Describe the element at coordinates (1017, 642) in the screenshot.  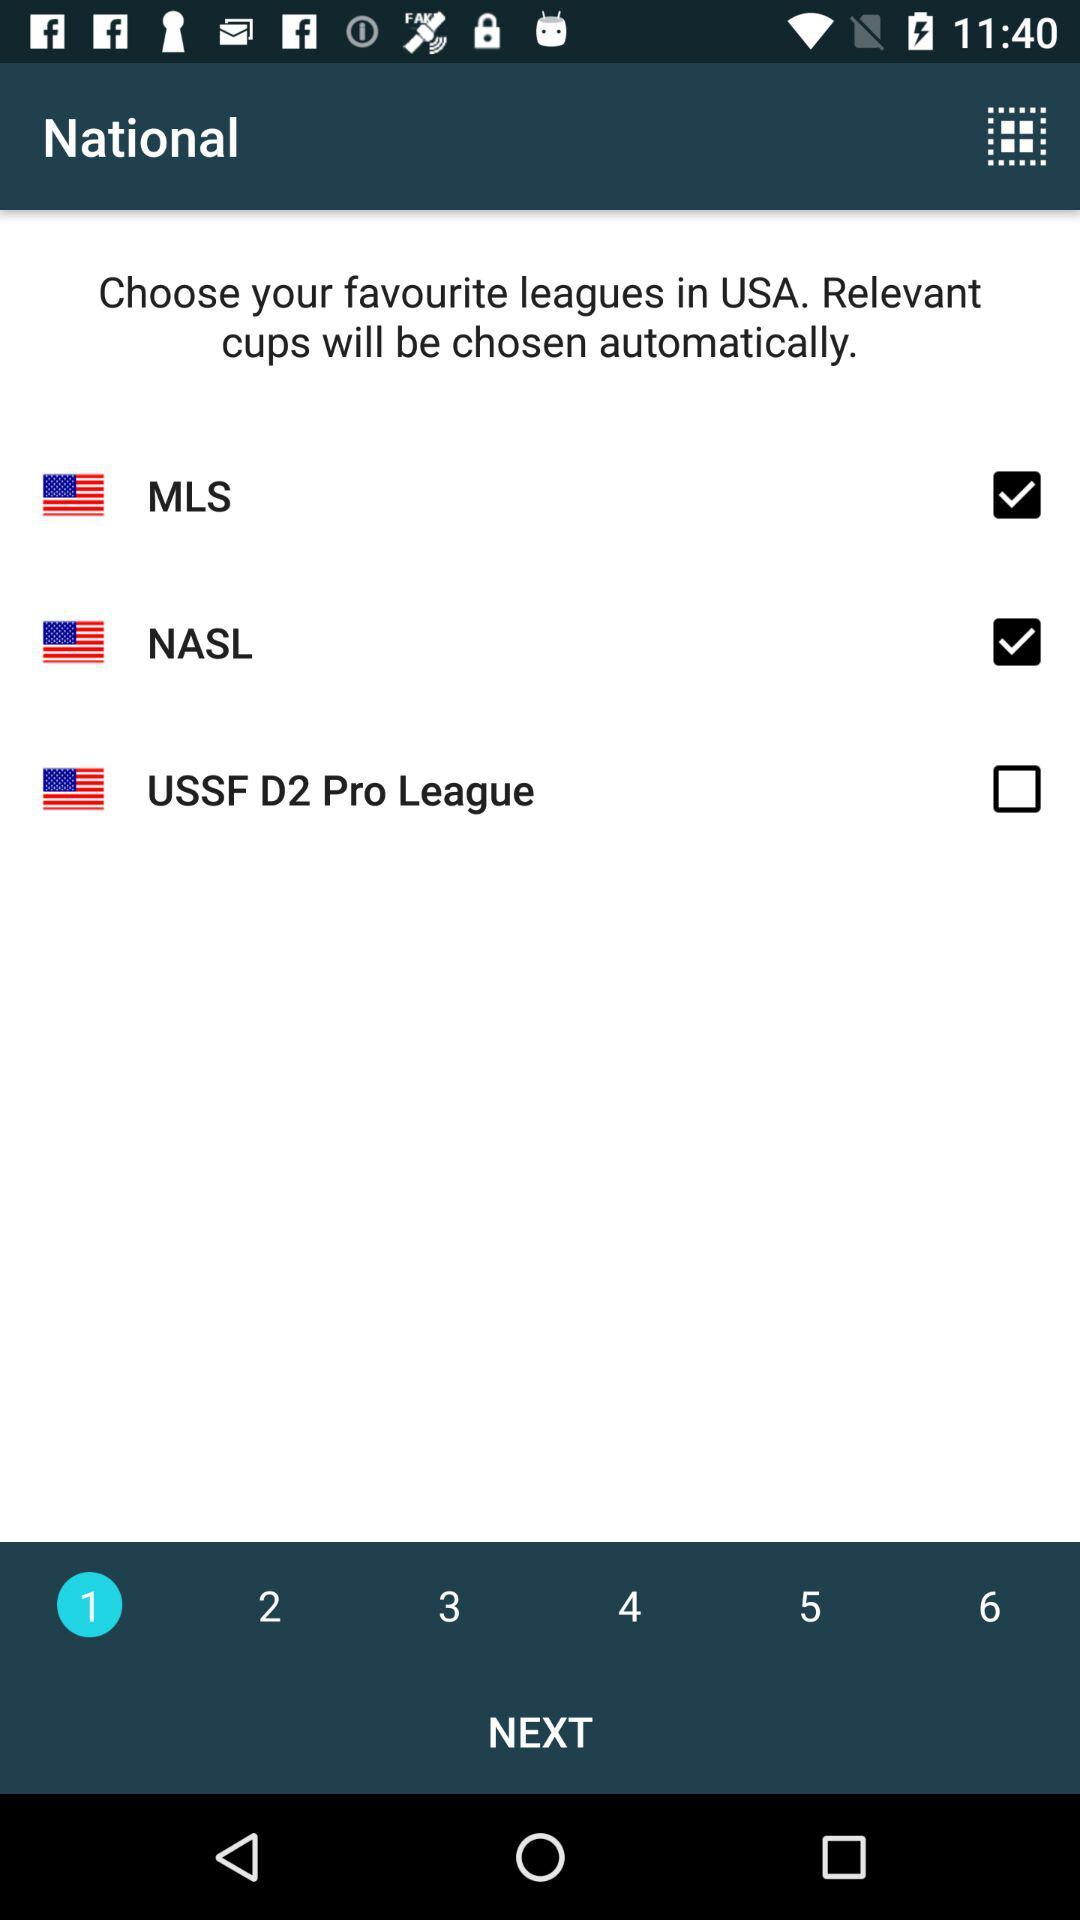
I see `the checkbox right next to nasl` at that location.